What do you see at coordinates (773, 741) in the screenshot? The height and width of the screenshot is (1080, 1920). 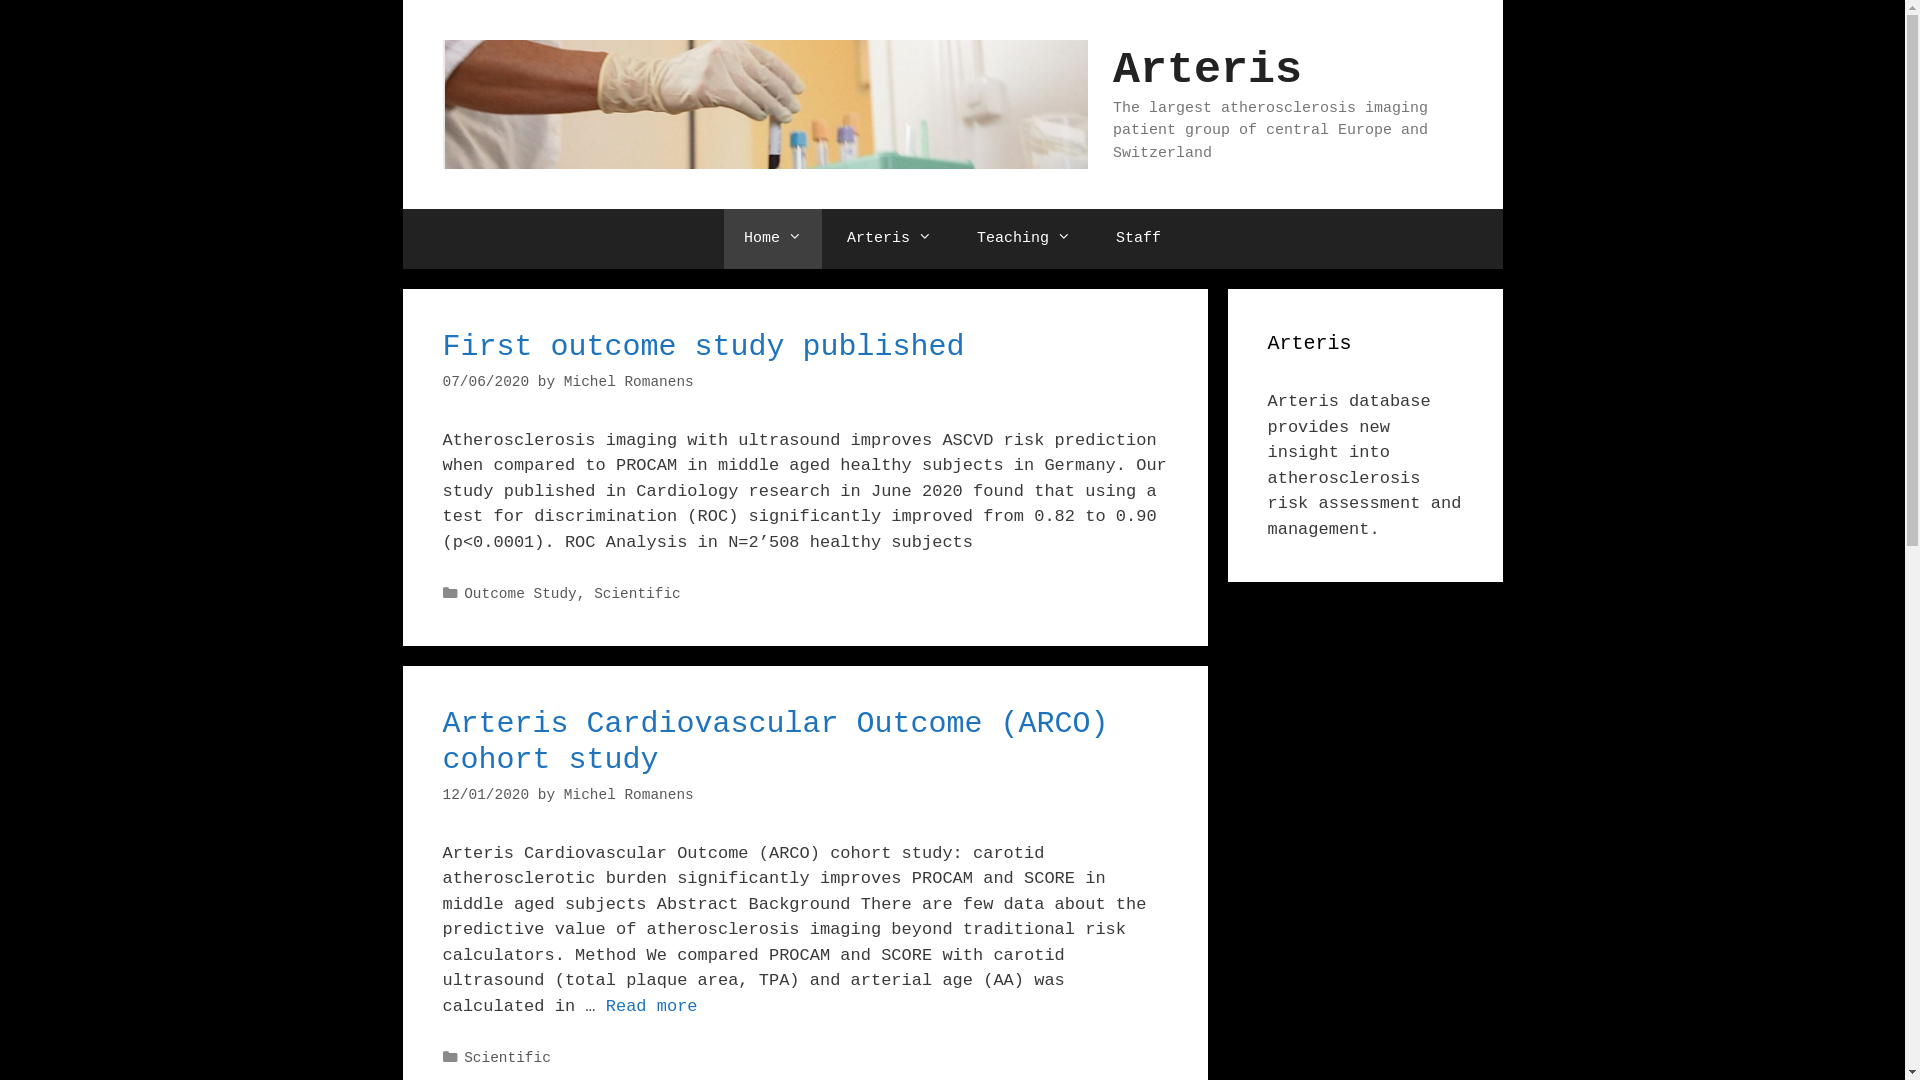 I see `'Arteris Cardiovascular Outcome (ARCO) cohort study'` at bounding box center [773, 741].